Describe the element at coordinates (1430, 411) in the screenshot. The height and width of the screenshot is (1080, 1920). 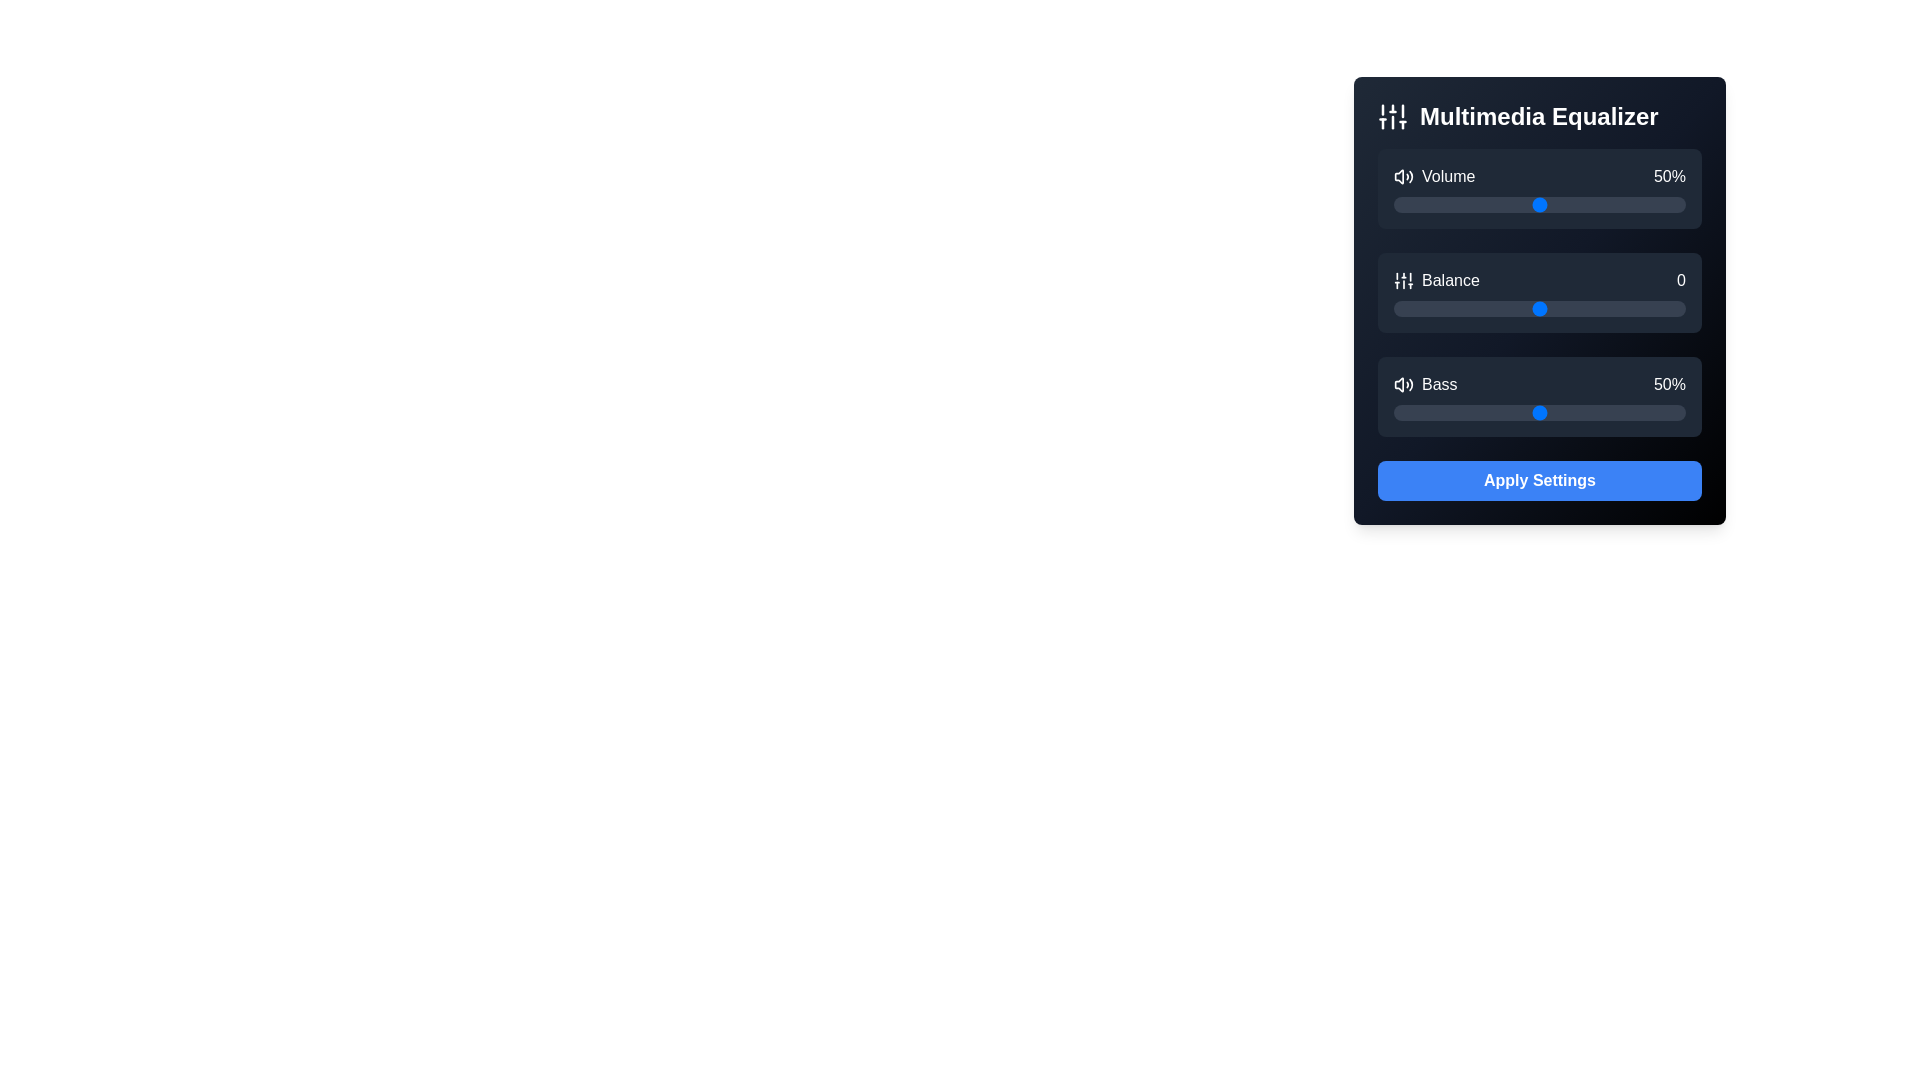
I see `bass level` at that location.